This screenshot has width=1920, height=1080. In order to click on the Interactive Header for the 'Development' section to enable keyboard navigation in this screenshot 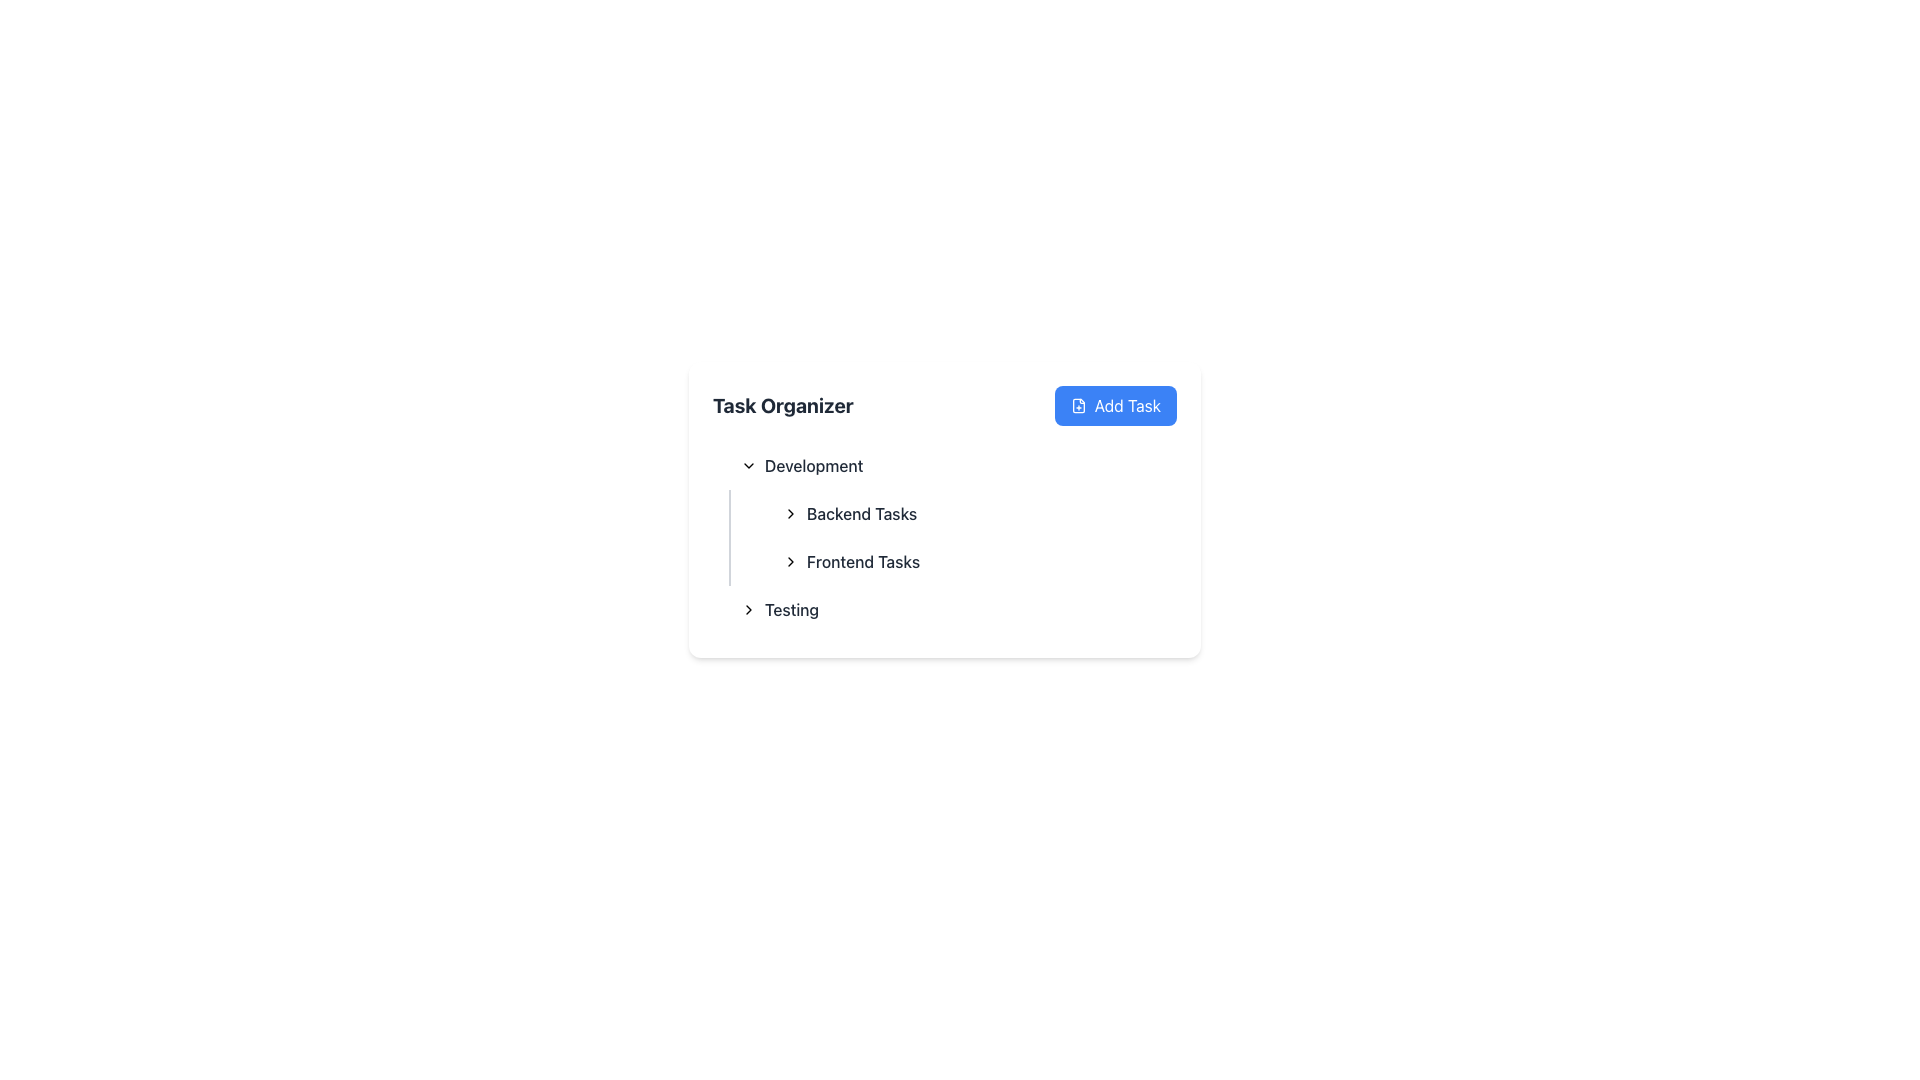, I will do `click(952, 466)`.